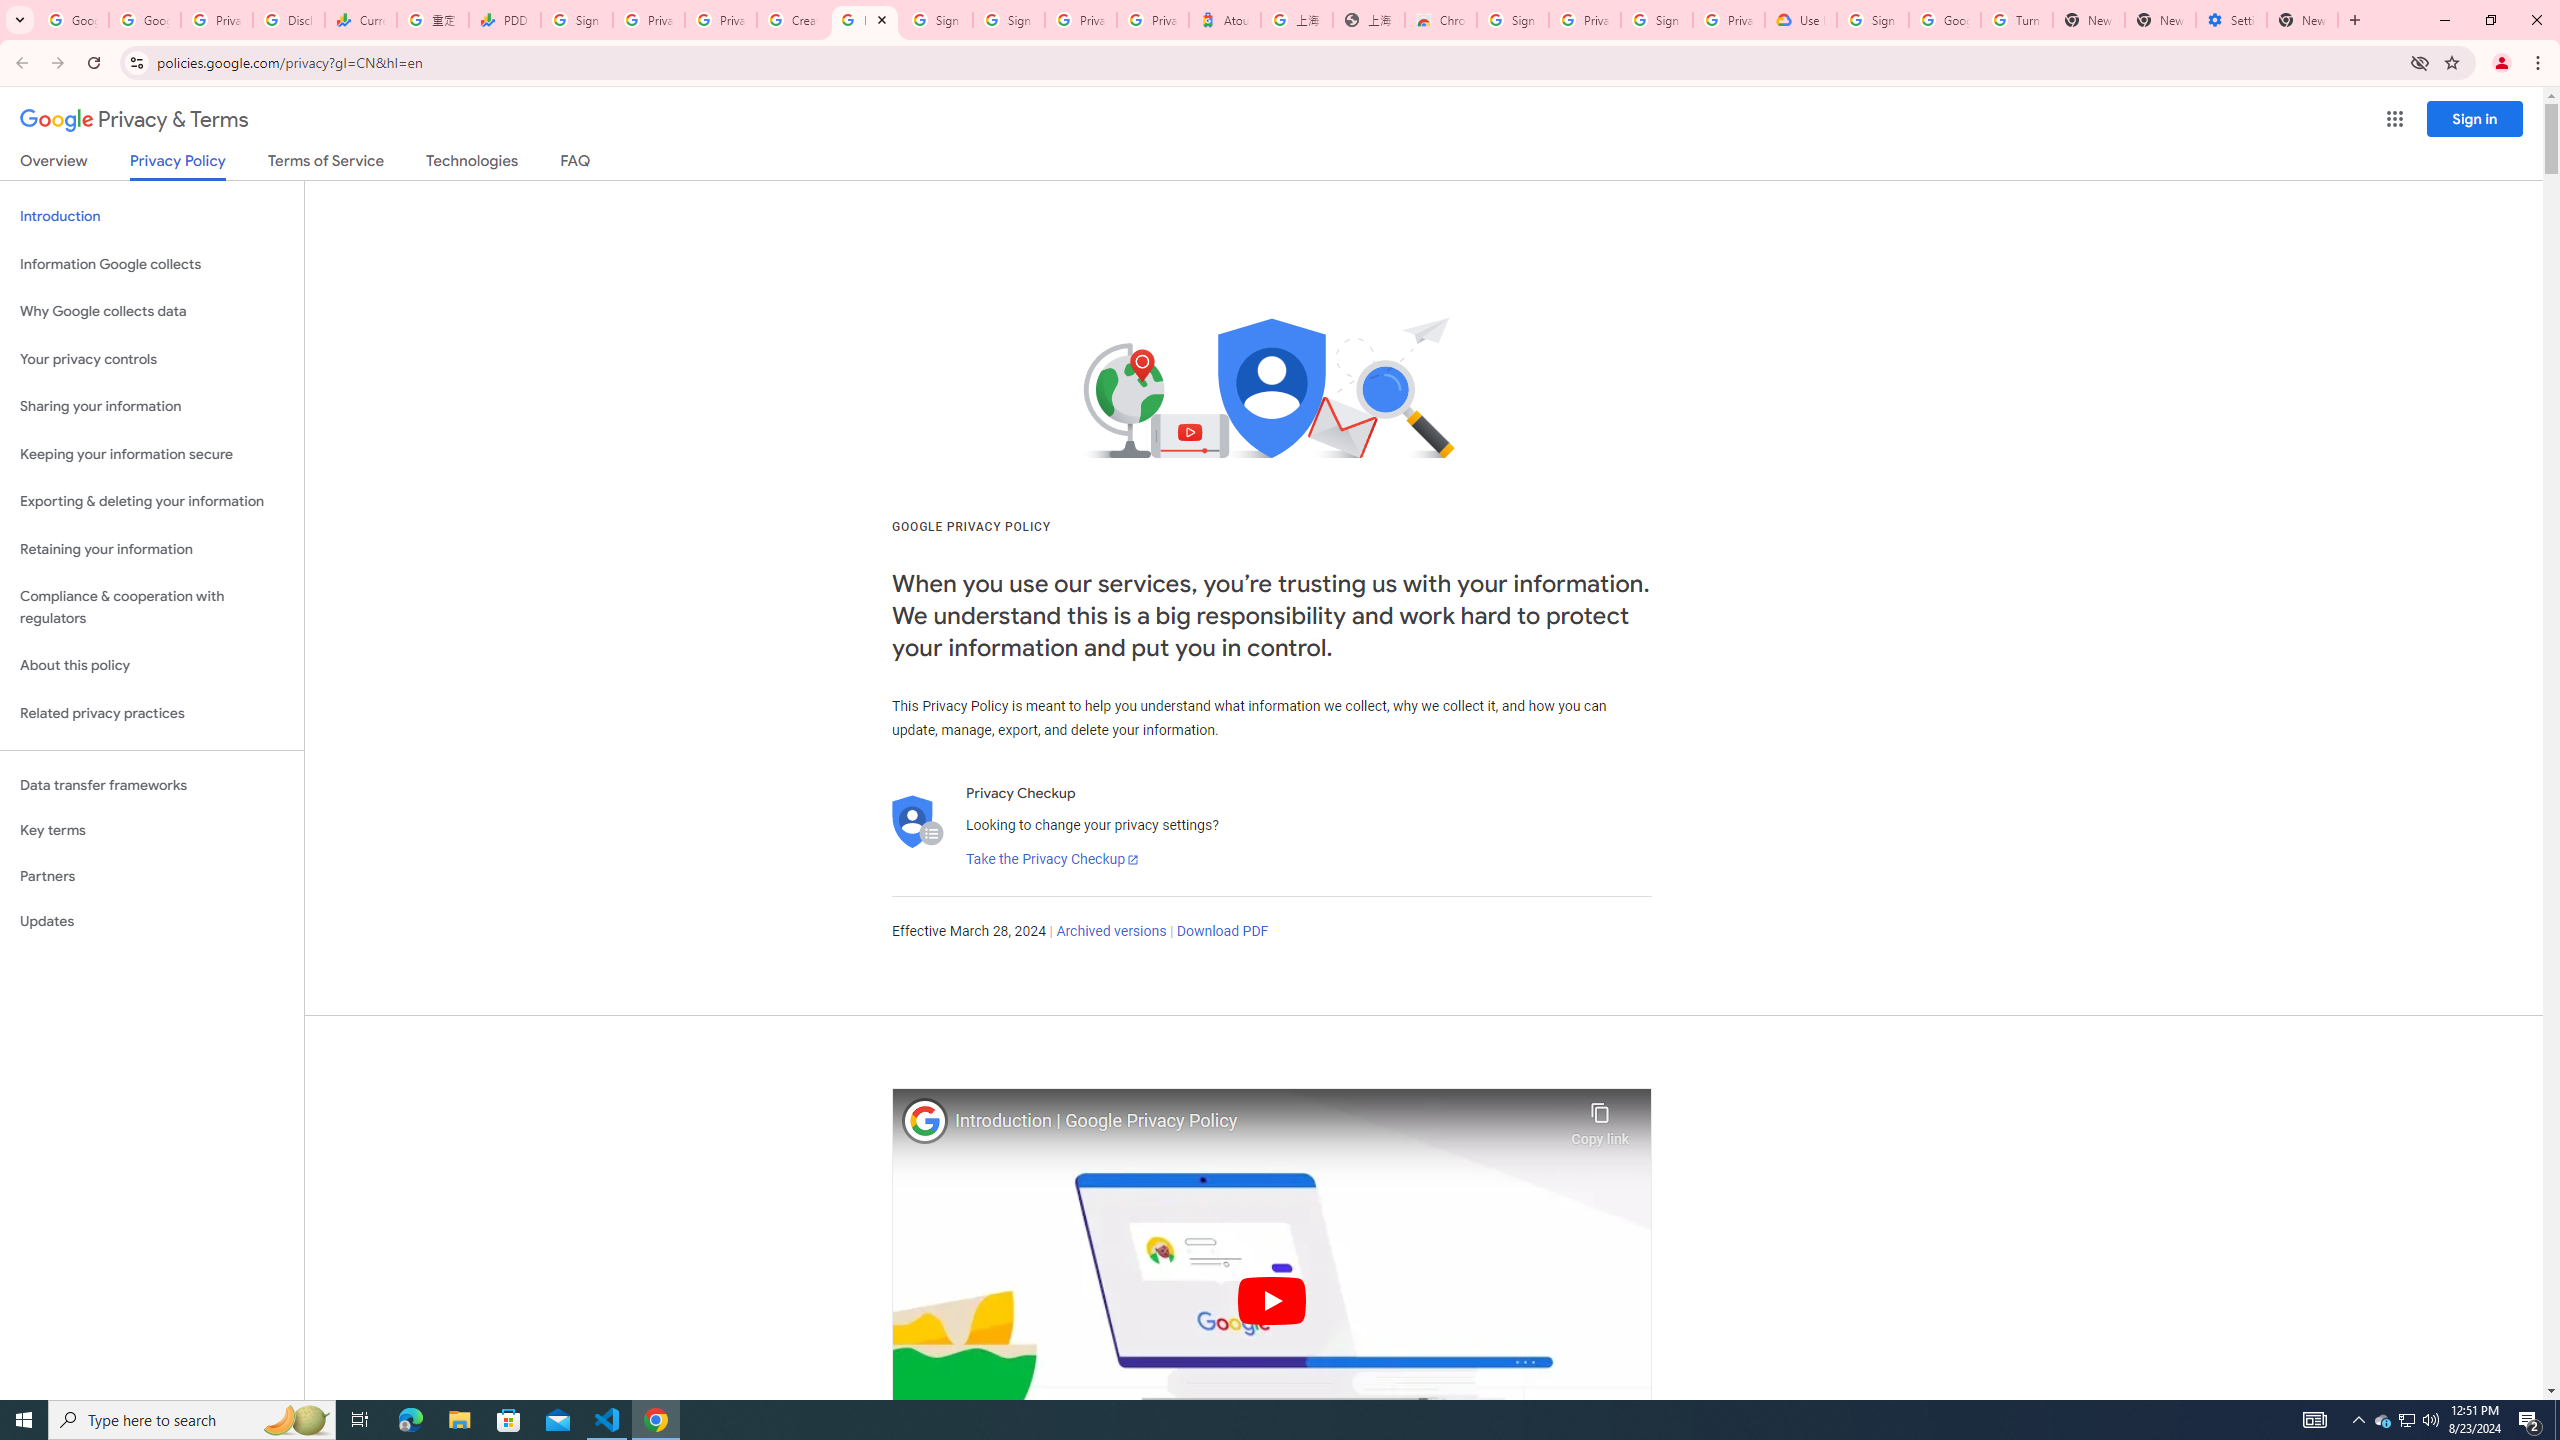  What do you see at coordinates (1944, 19) in the screenshot?
I see `'Google Account Help'` at bounding box center [1944, 19].